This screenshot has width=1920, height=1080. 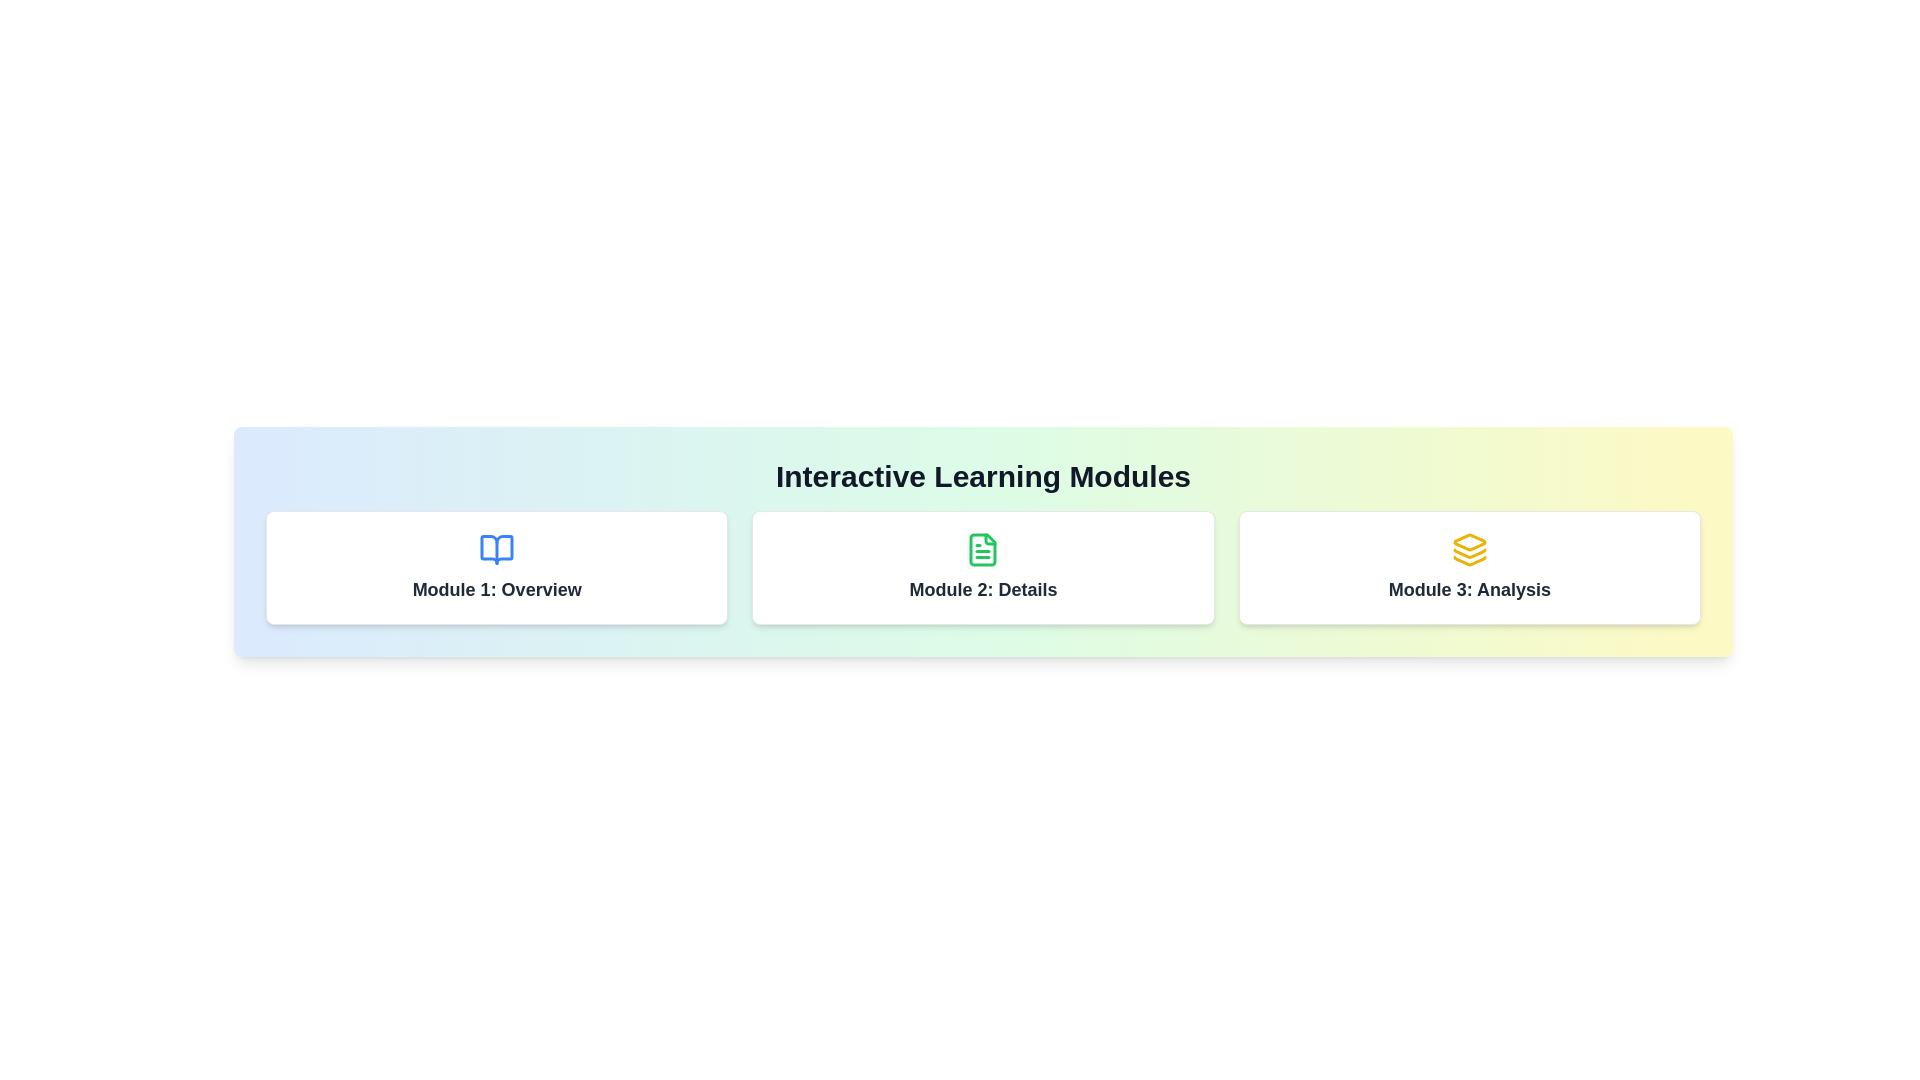 What do you see at coordinates (1469, 550) in the screenshot?
I see `the stack-like yellow icon located in the title section of the 'Module 3: Analysis' card, positioned above the text 'Module 3: Analysis'` at bounding box center [1469, 550].